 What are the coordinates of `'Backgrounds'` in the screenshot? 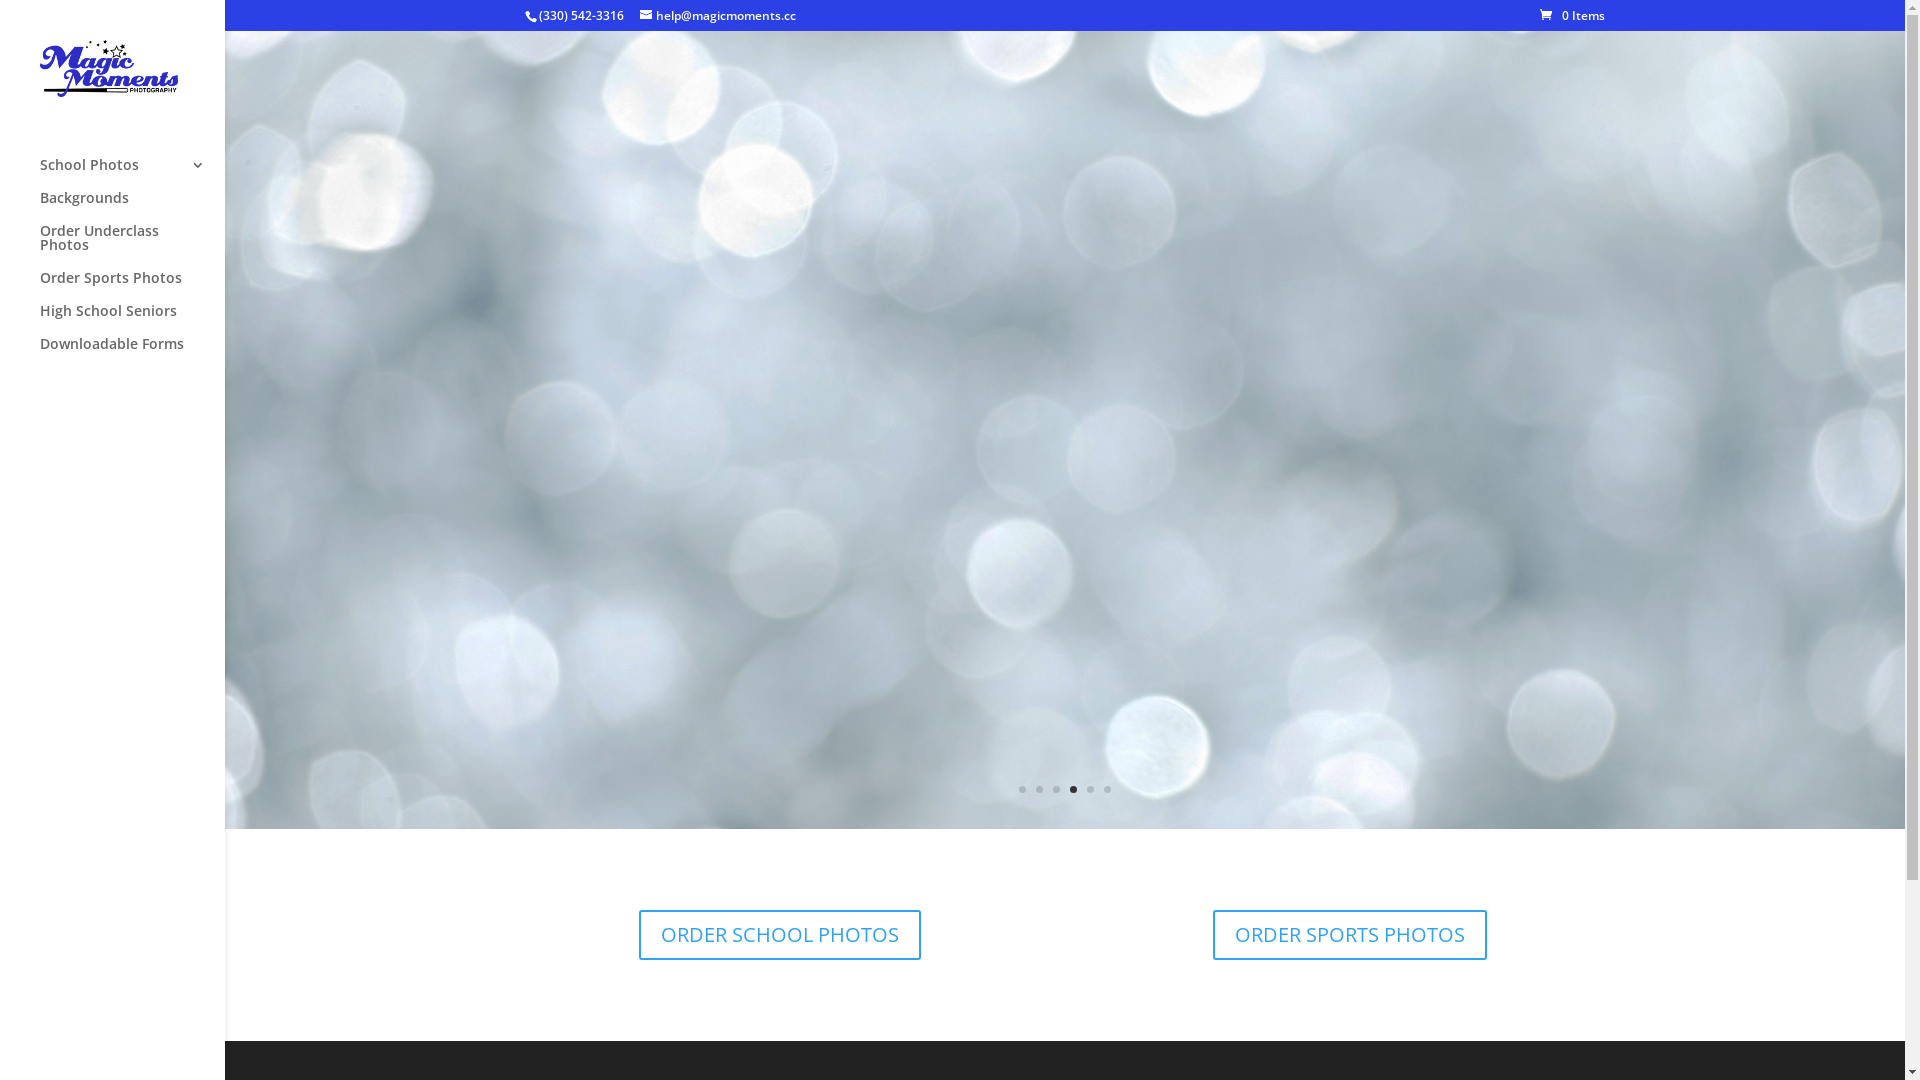 It's located at (131, 207).